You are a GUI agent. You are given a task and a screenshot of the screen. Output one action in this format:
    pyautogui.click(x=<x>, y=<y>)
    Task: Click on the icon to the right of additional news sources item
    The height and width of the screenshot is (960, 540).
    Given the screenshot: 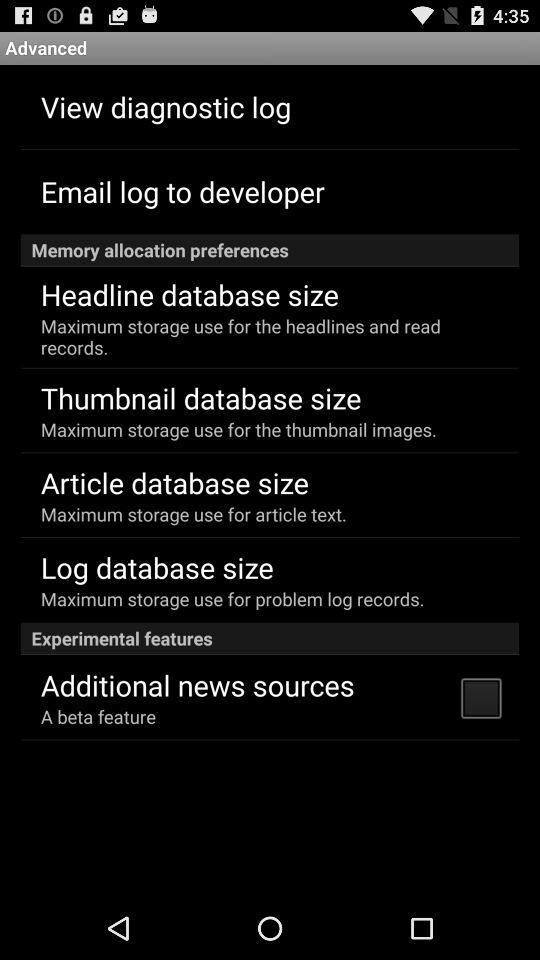 What is the action you would take?
    pyautogui.click(x=479, y=697)
    